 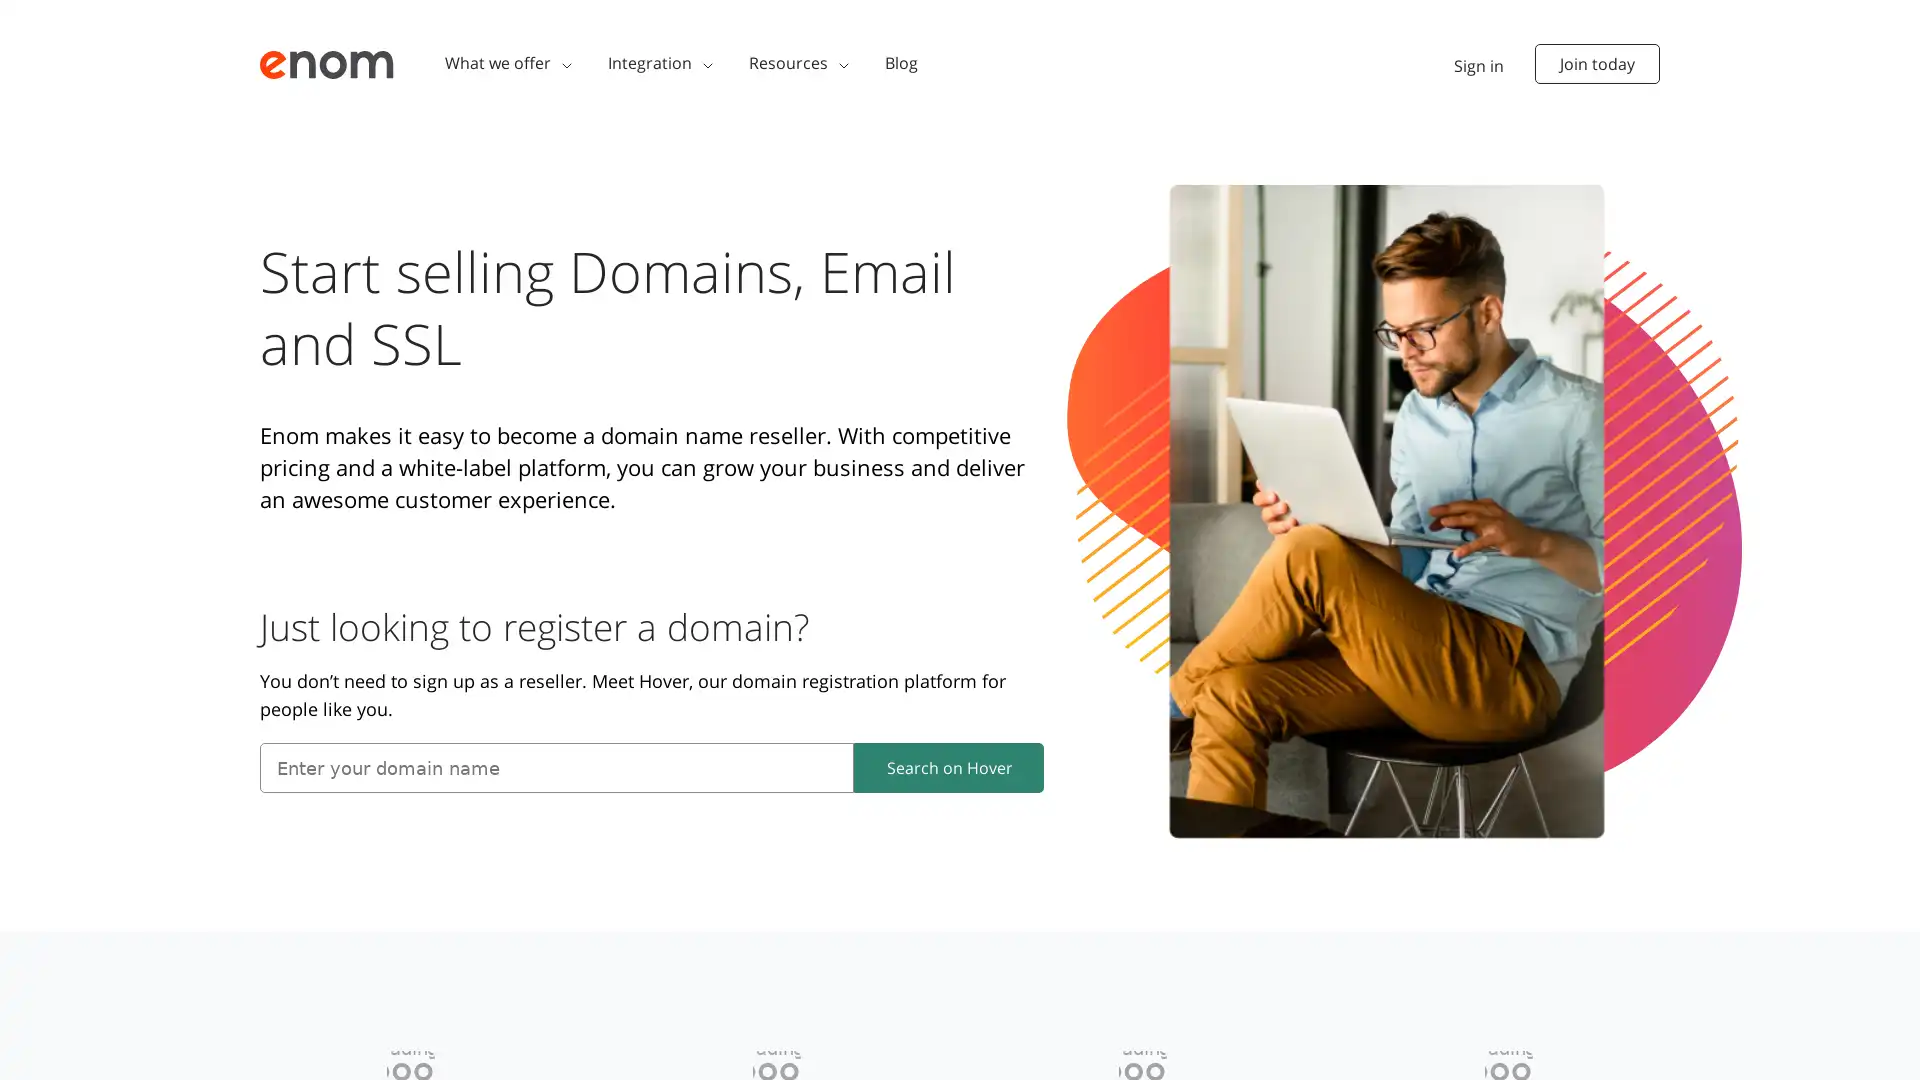 I want to click on Search on Hover, so click(x=948, y=766).